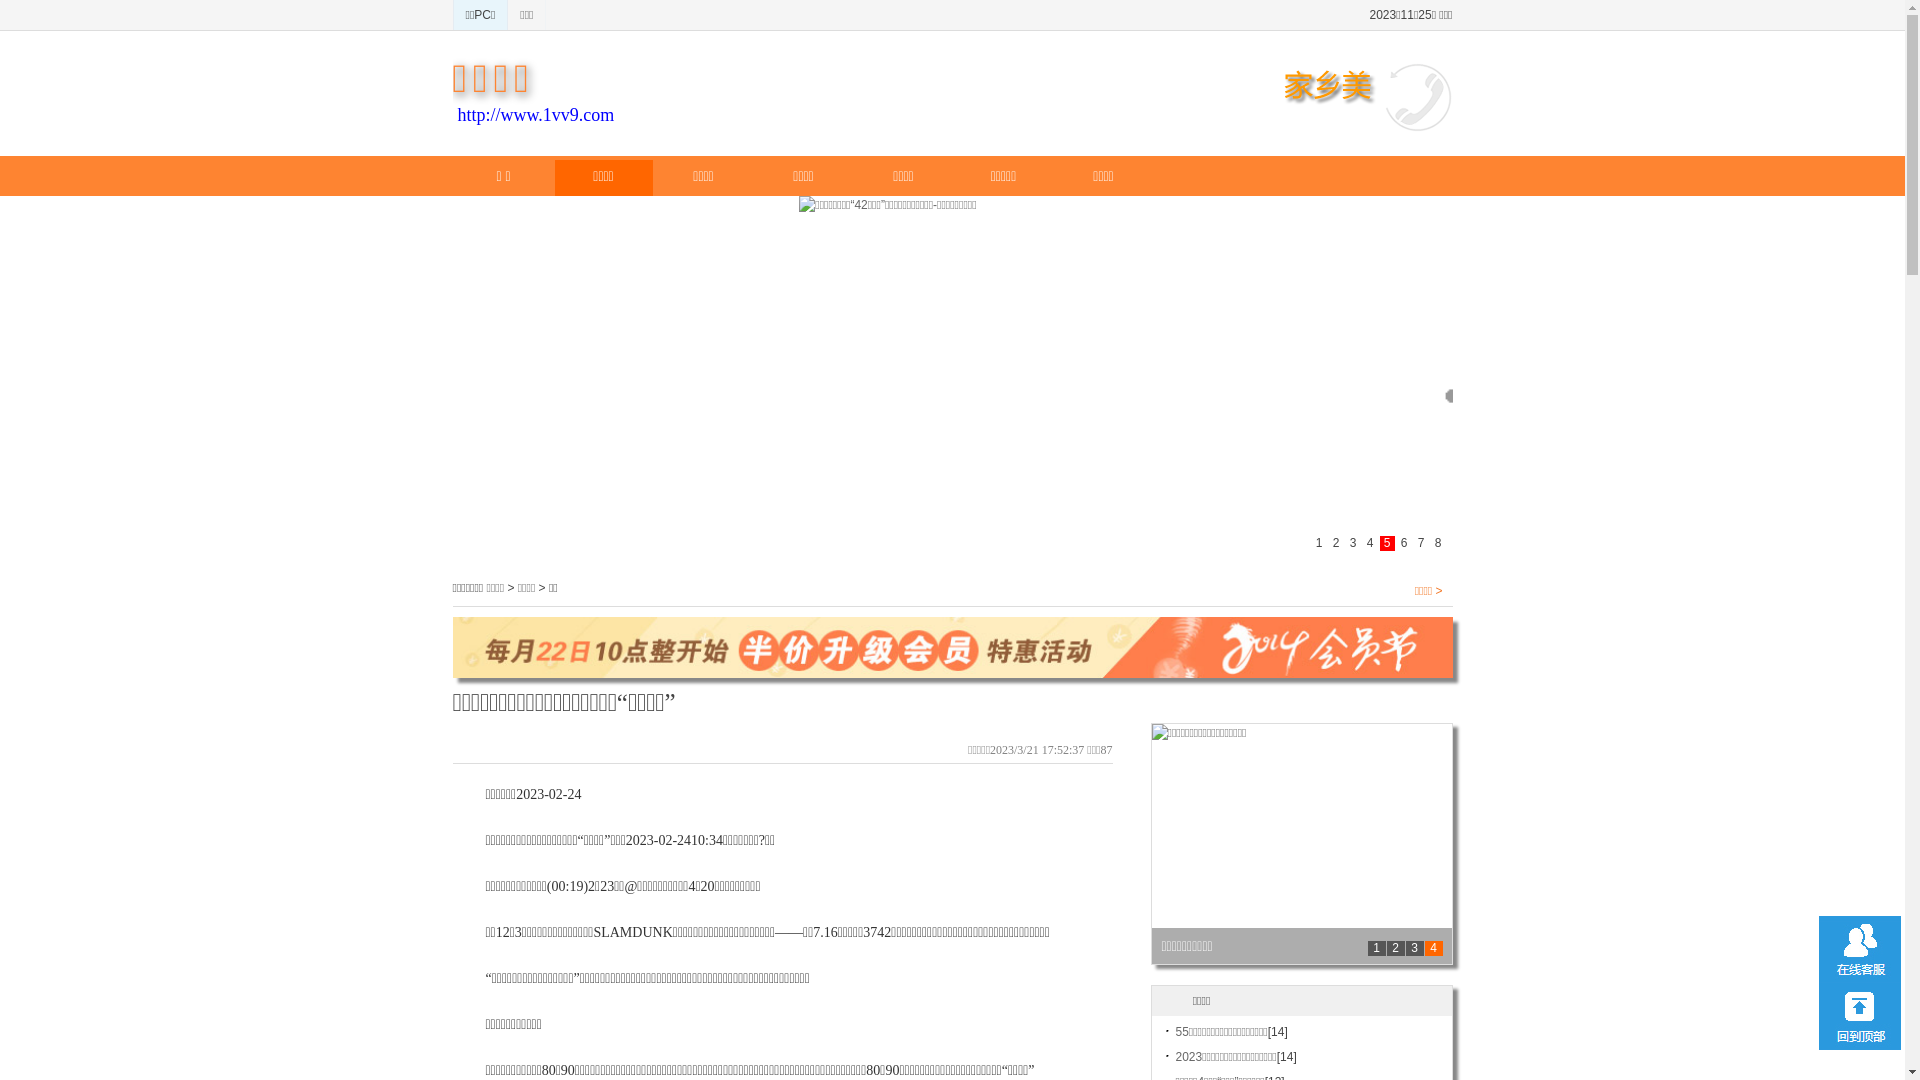 This screenshot has height=1080, width=1920. Describe the element at coordinates (1367, 947) in the screenshot. I see `'1'` at that location.